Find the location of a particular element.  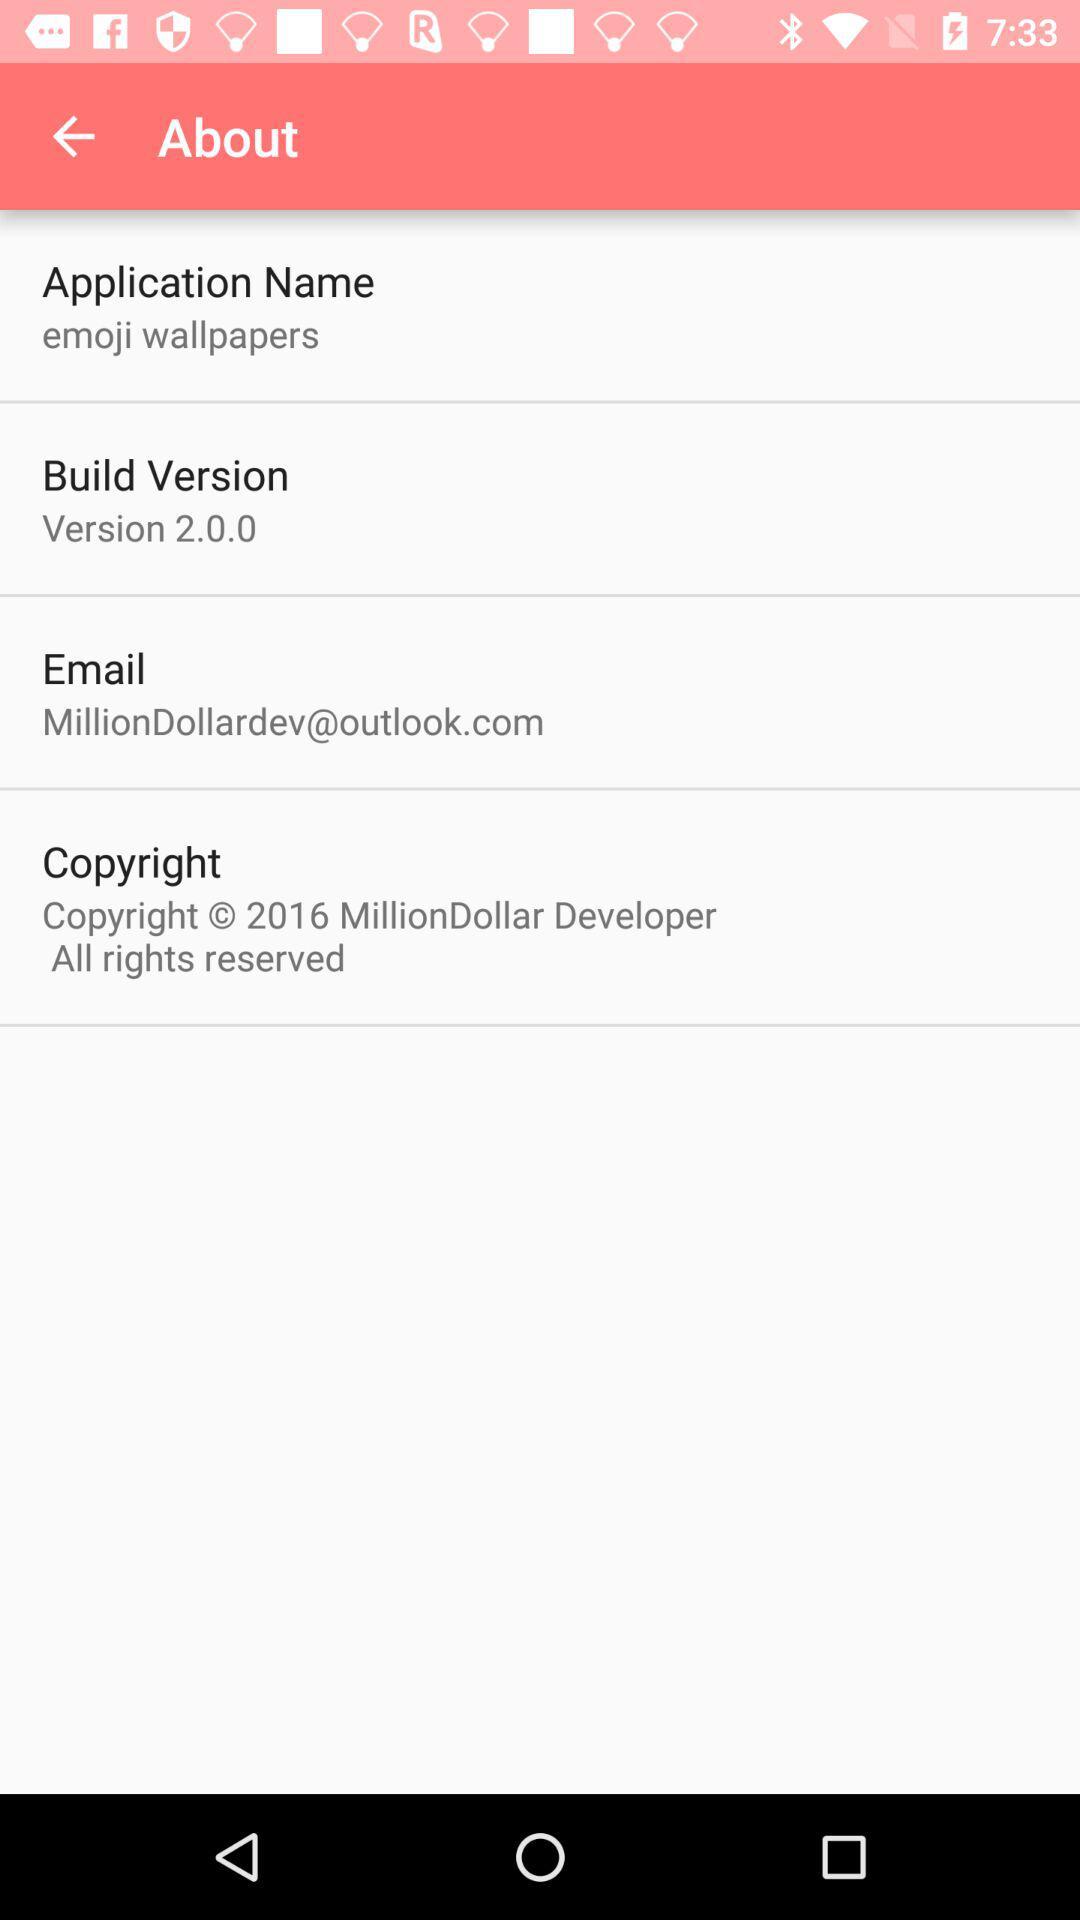

the version 2 0 icon is located at coordinates (148, 527).